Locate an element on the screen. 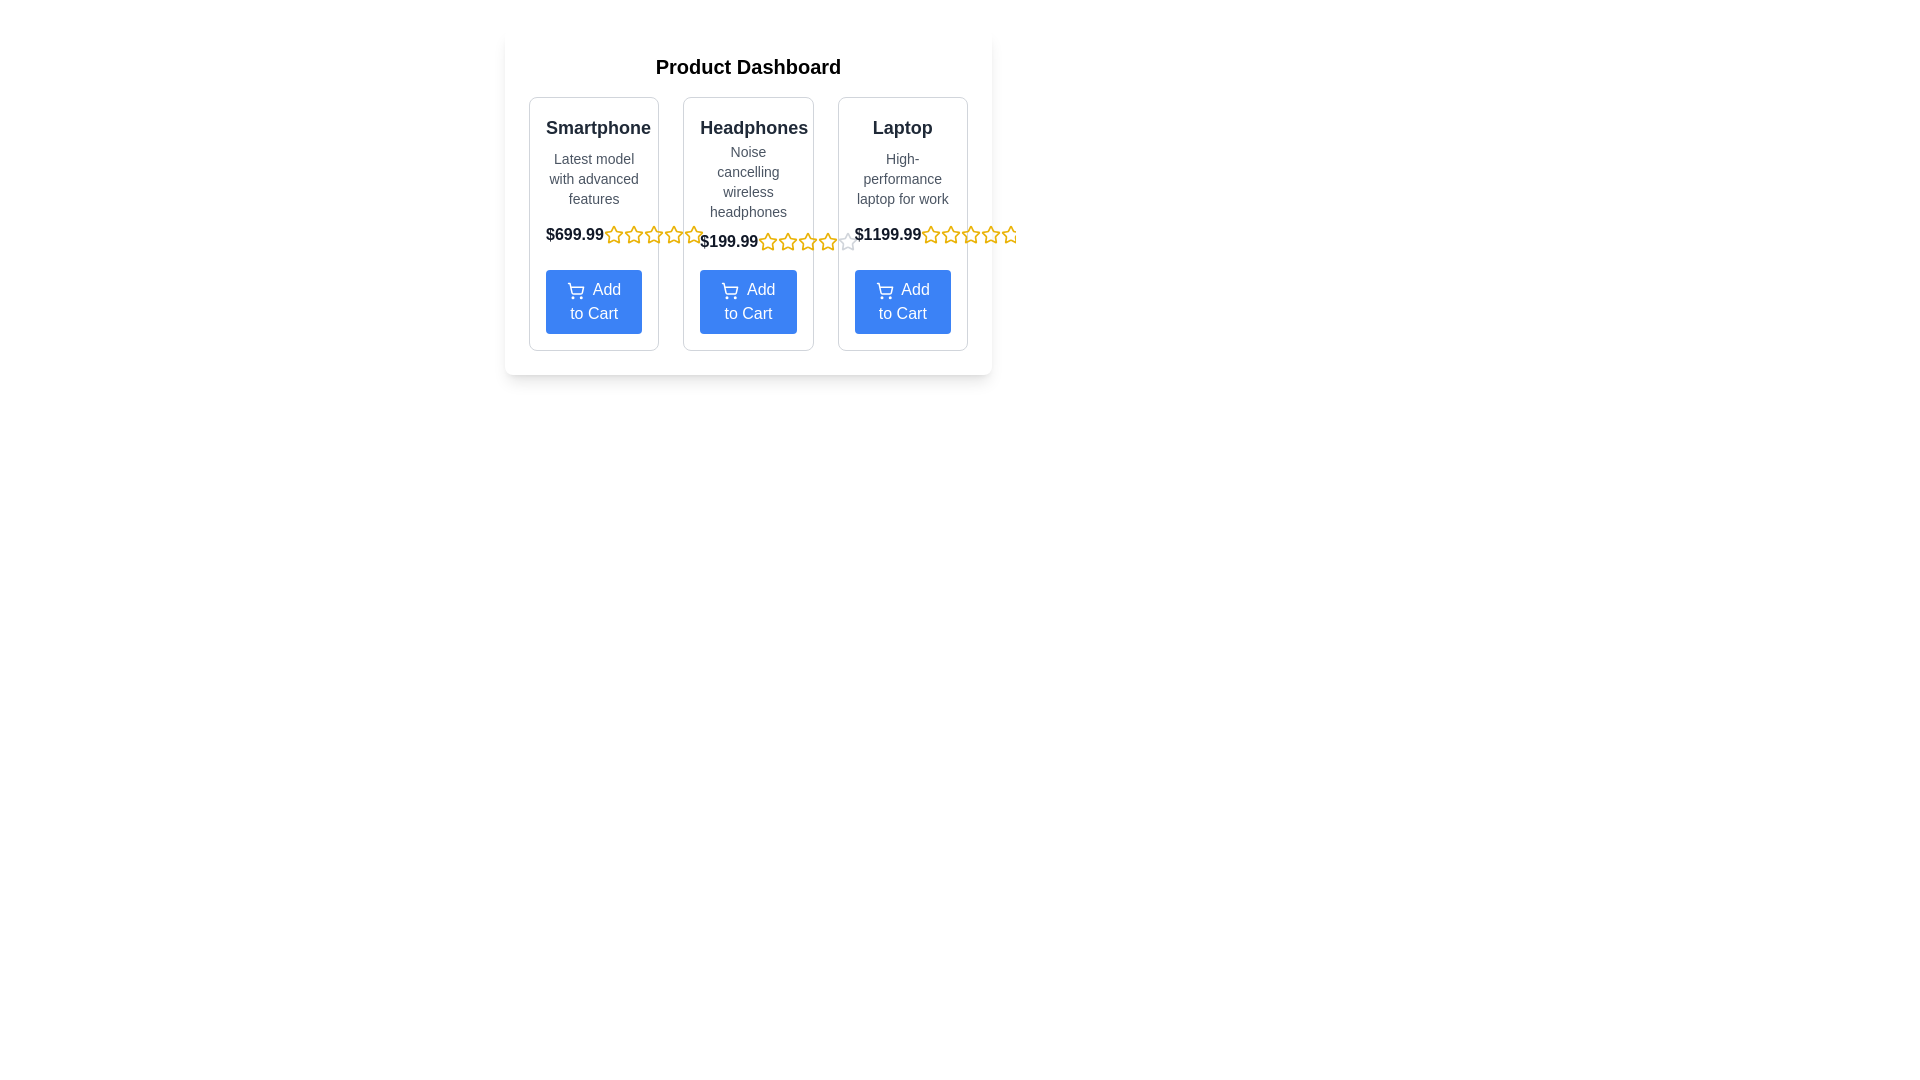 The image size is (1920, 1080). the seventh rating star icon, which is a yellow star with a white border located beneath the price of the 'Laptop' card in the 'Product Dashboard' section is located at coordinates (971, 233).